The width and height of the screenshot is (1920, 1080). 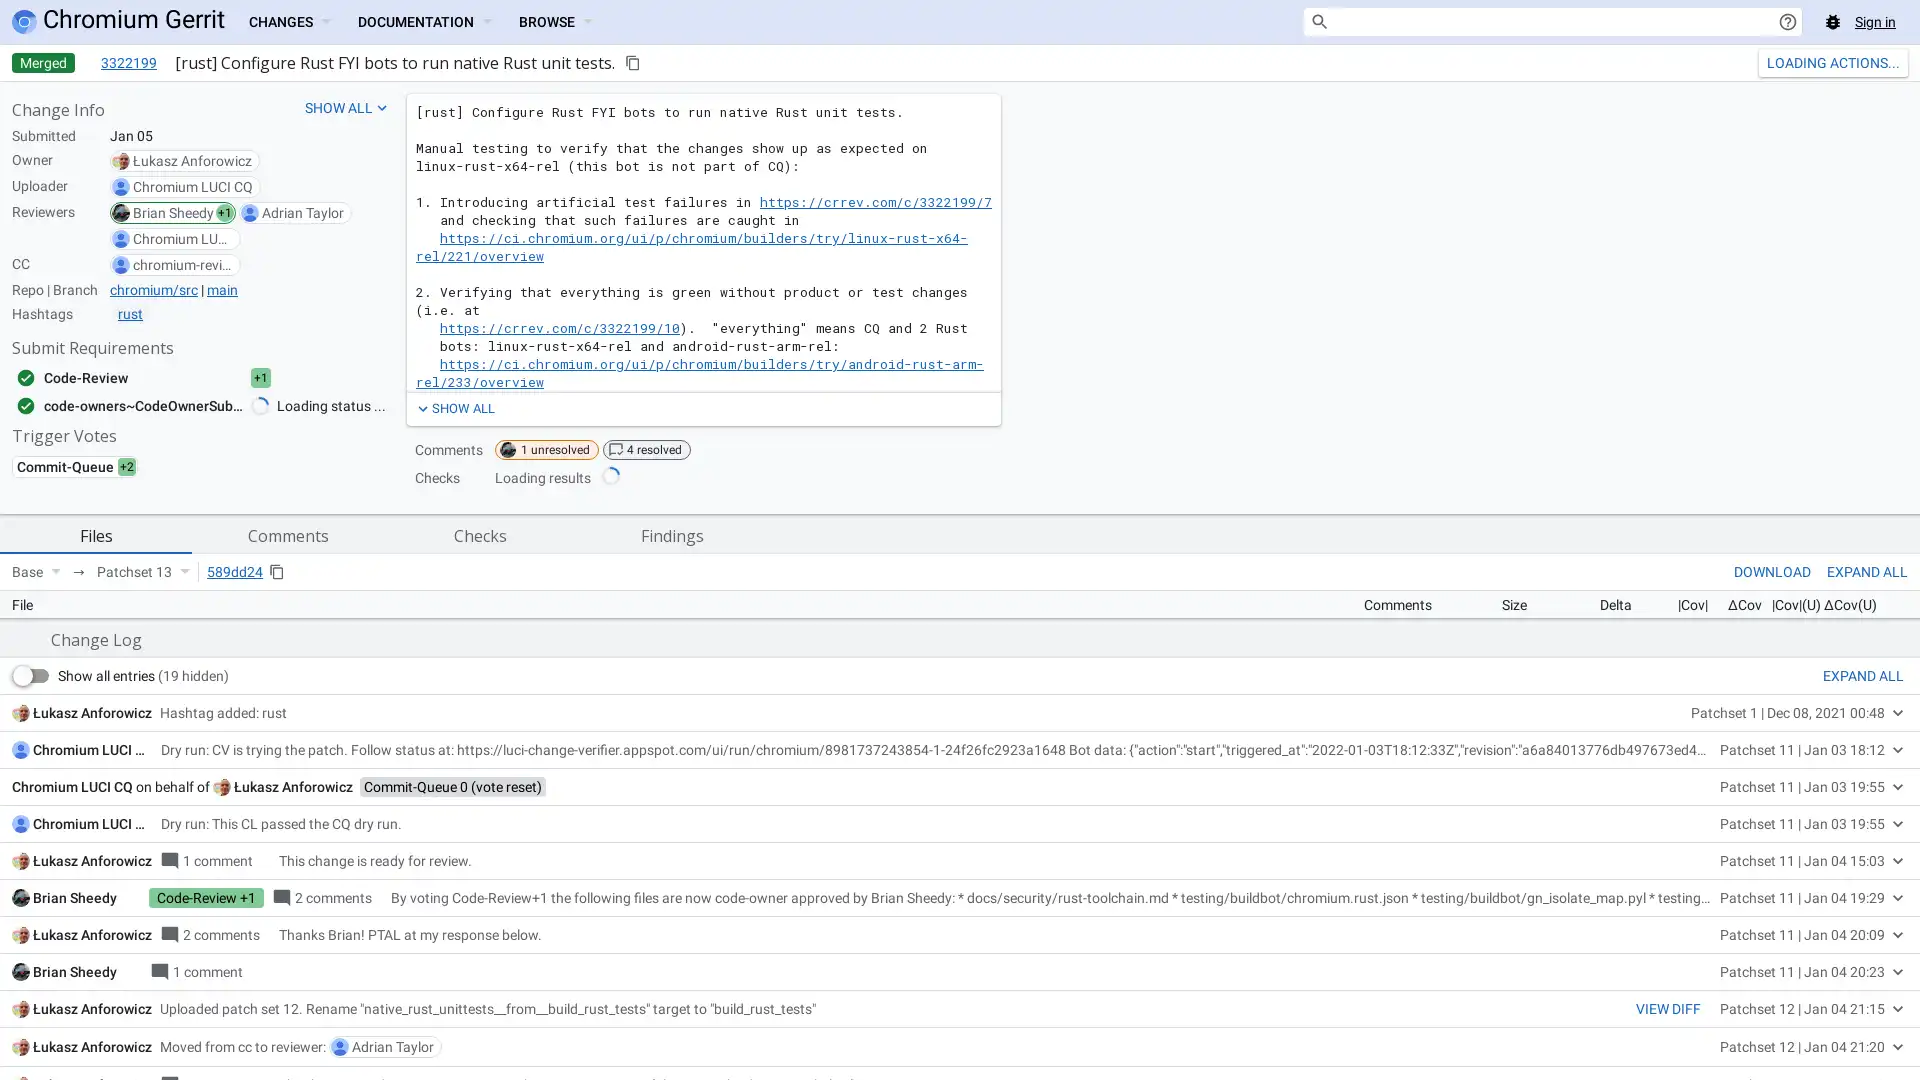 What do you see at coordinates (1873, 870) in the screenshot?
I see `FILE BUG` at bounding box center [1873, 870].